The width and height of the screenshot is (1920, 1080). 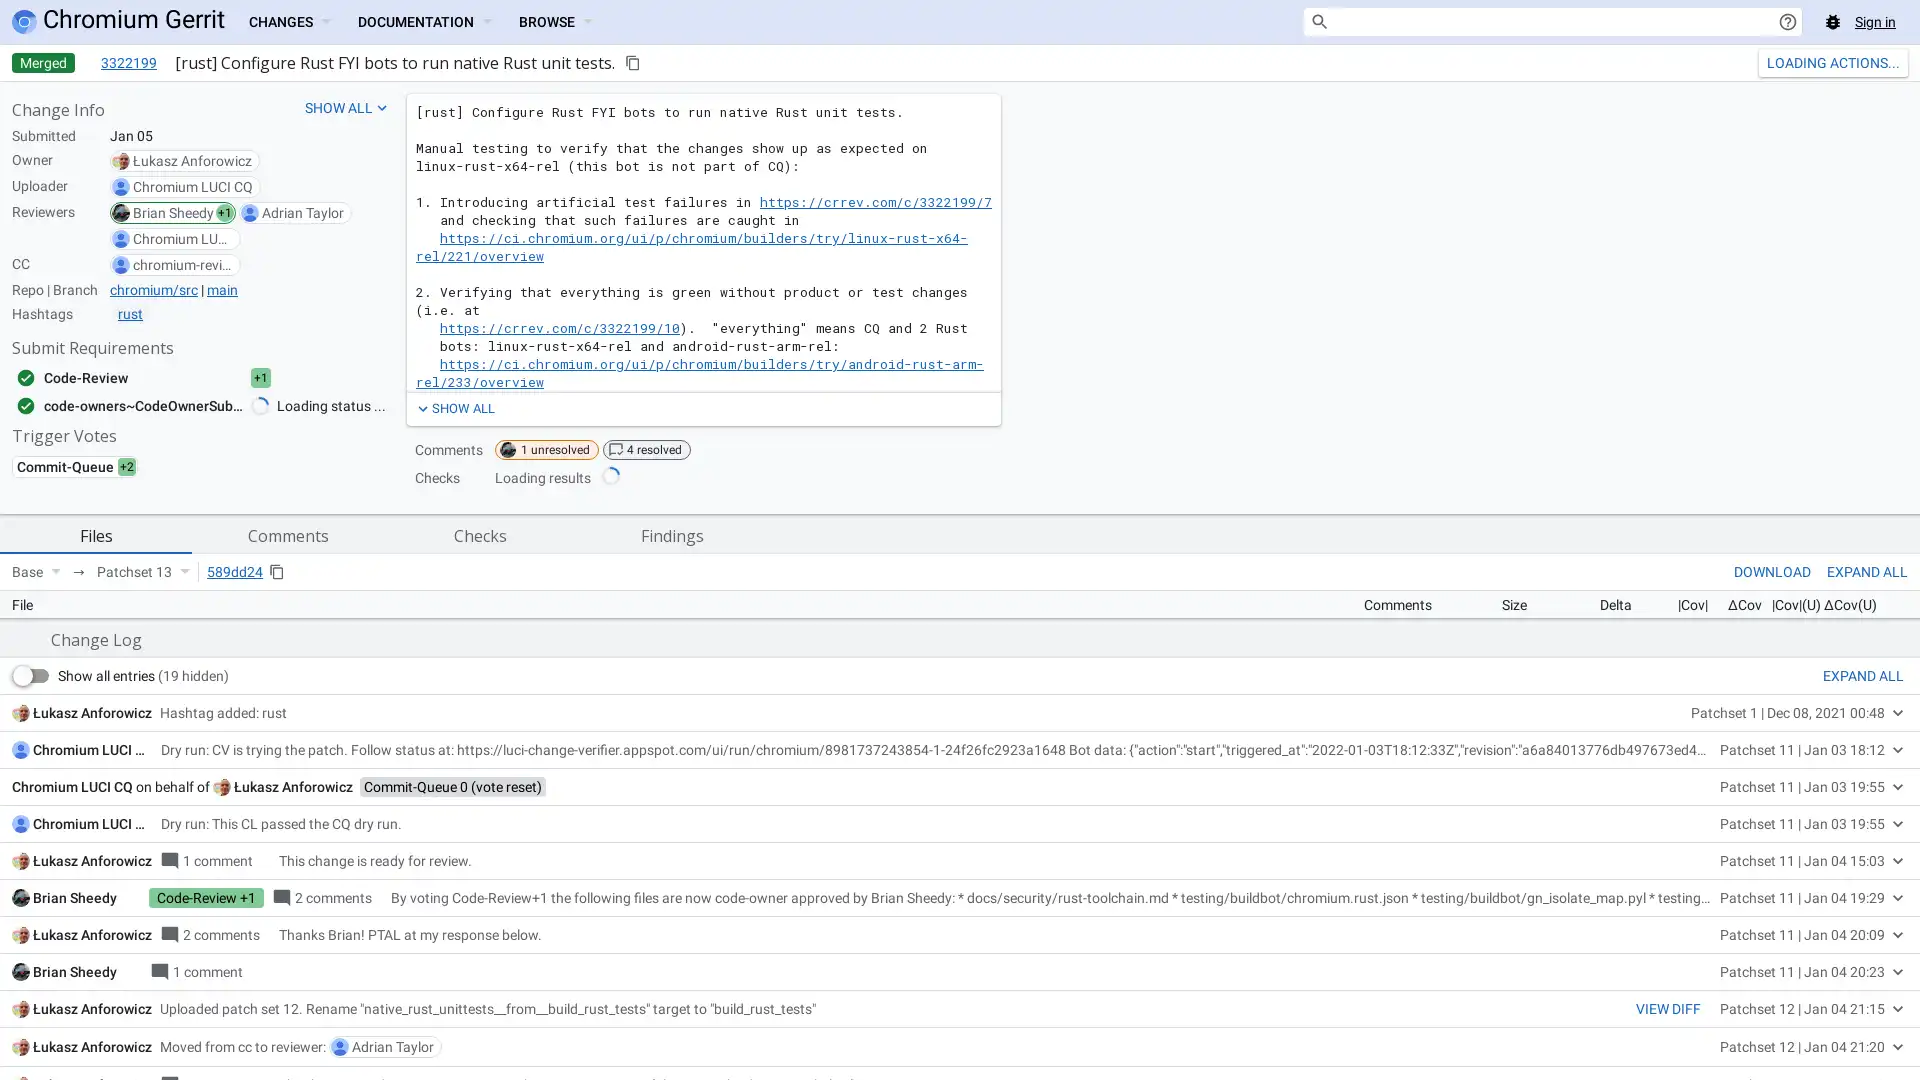 What do you see at coordinates (1873, 870) in the screenshot?
I see `FILE BUG` at bounding box center [1873, 870].